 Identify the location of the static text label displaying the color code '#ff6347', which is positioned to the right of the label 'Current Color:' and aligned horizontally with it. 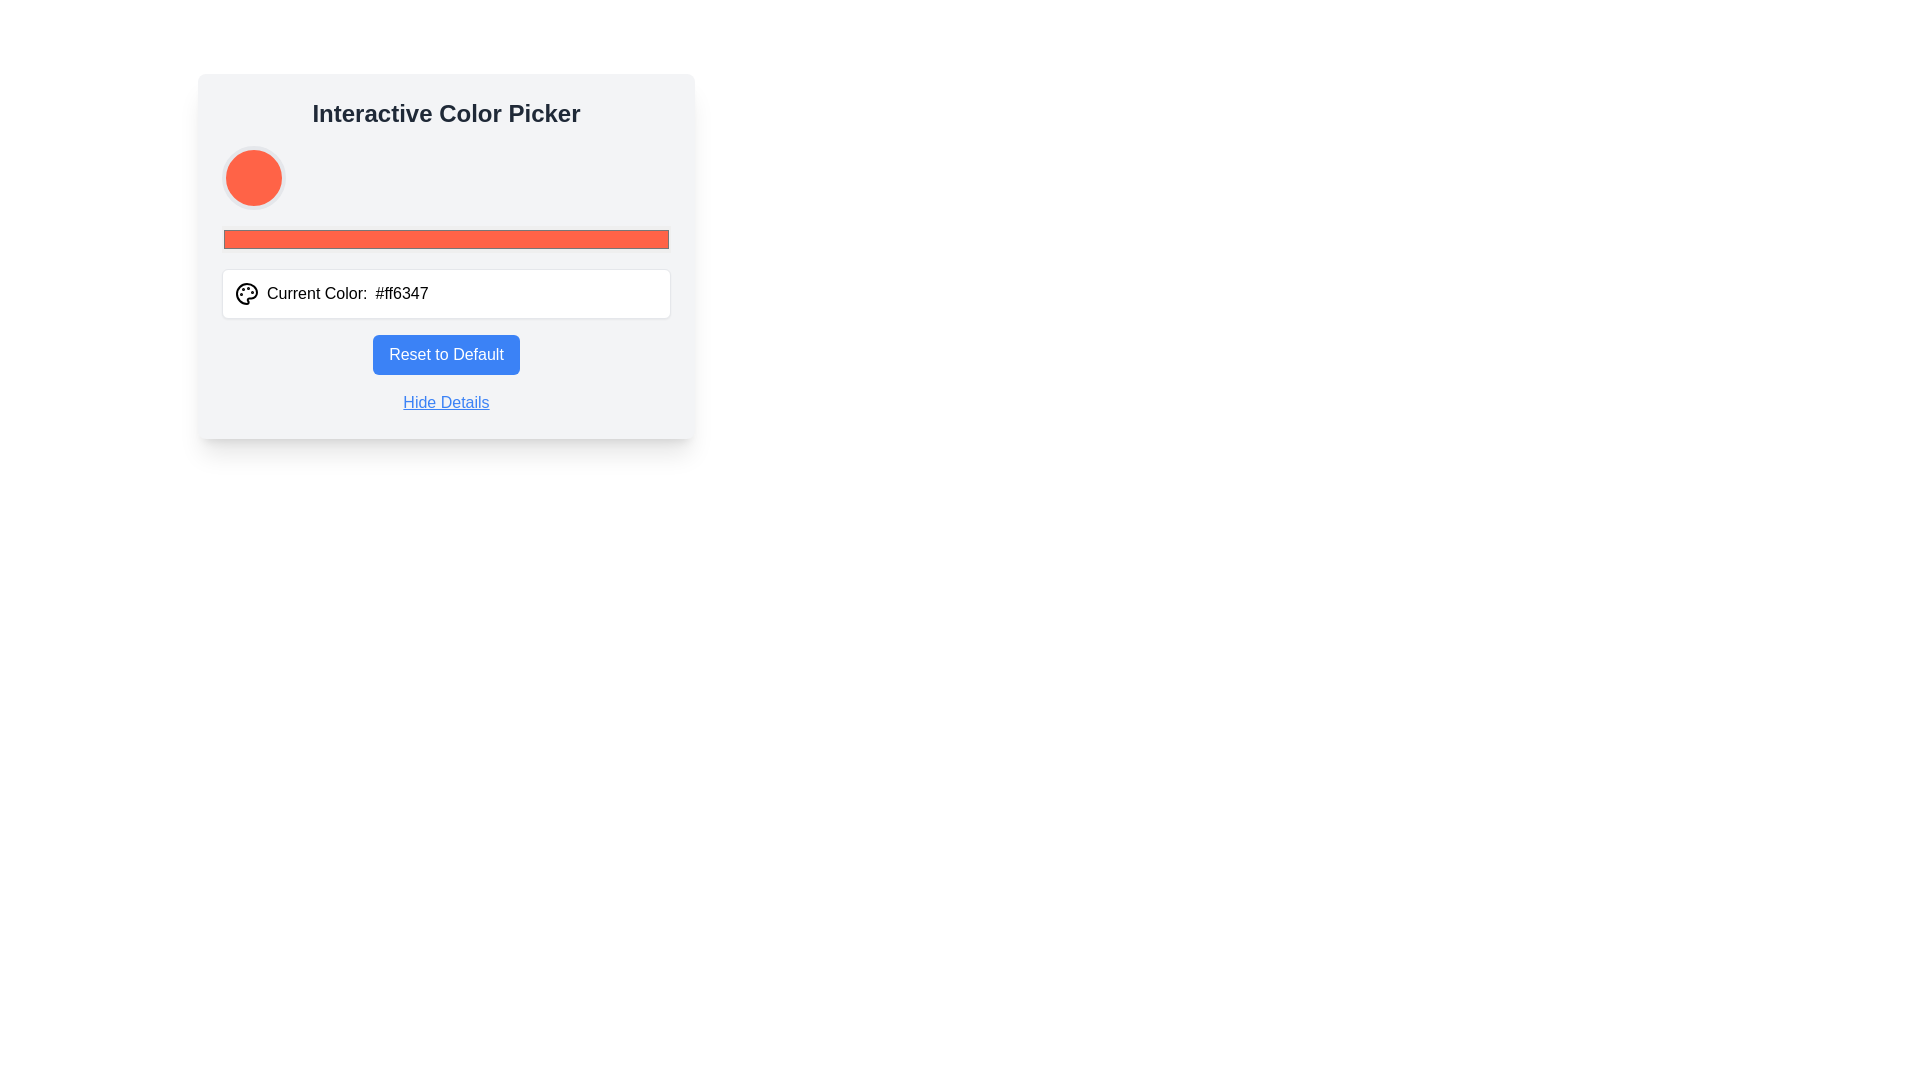
(401, 293).